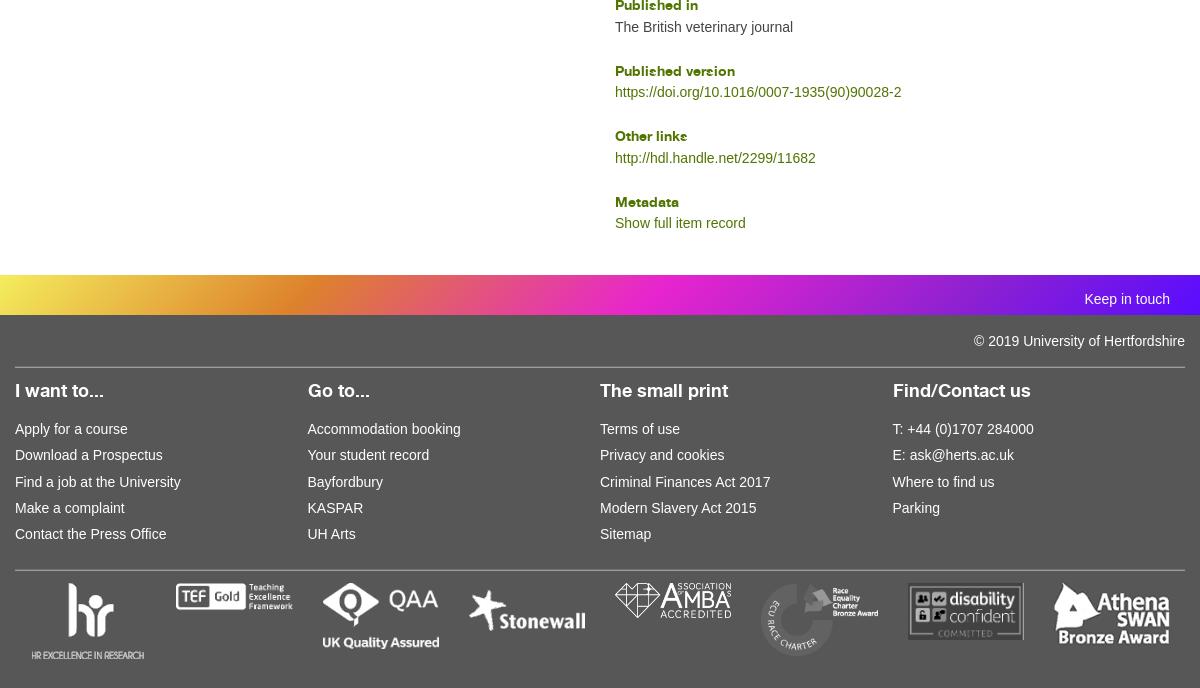 The height and width of the screenshot is (688, 1200). I want to click on 'T: +44 (0)1707 284000', so click(962, 428).